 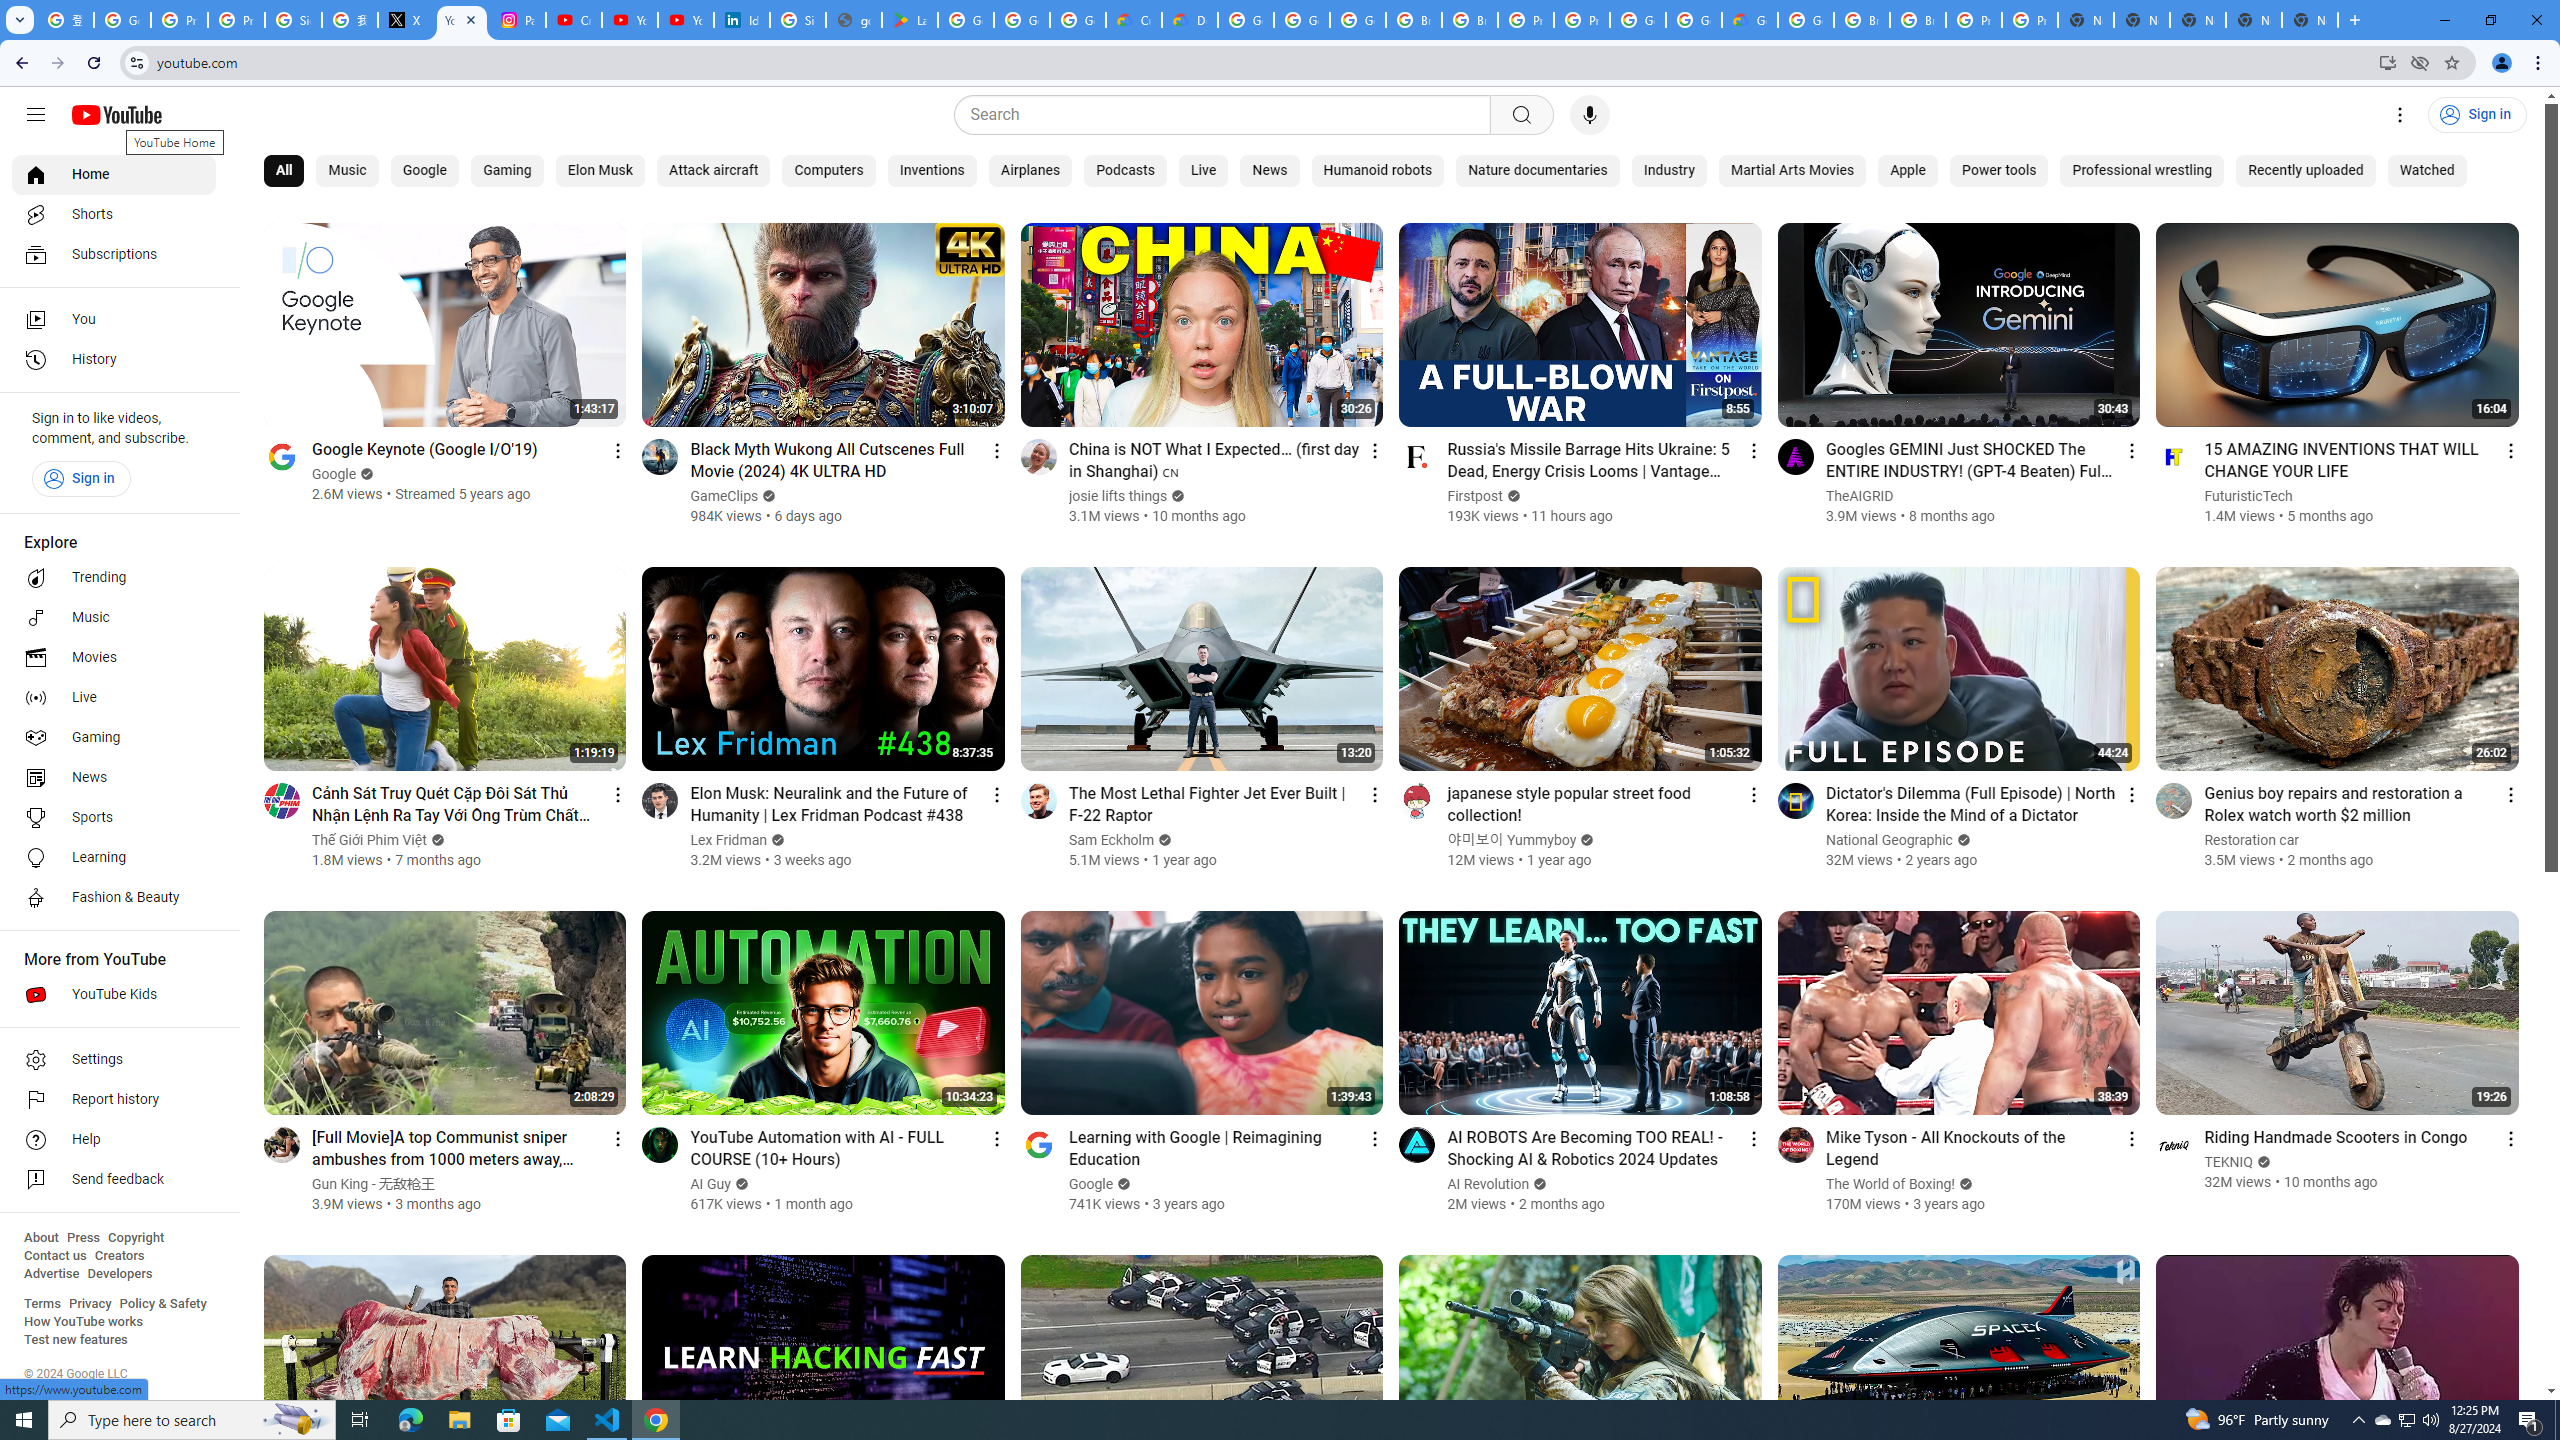 What do you see at coordinates (1890, 839) in the screenshot?
I see `'National Geographic'` at bounding box center [1890, 839].